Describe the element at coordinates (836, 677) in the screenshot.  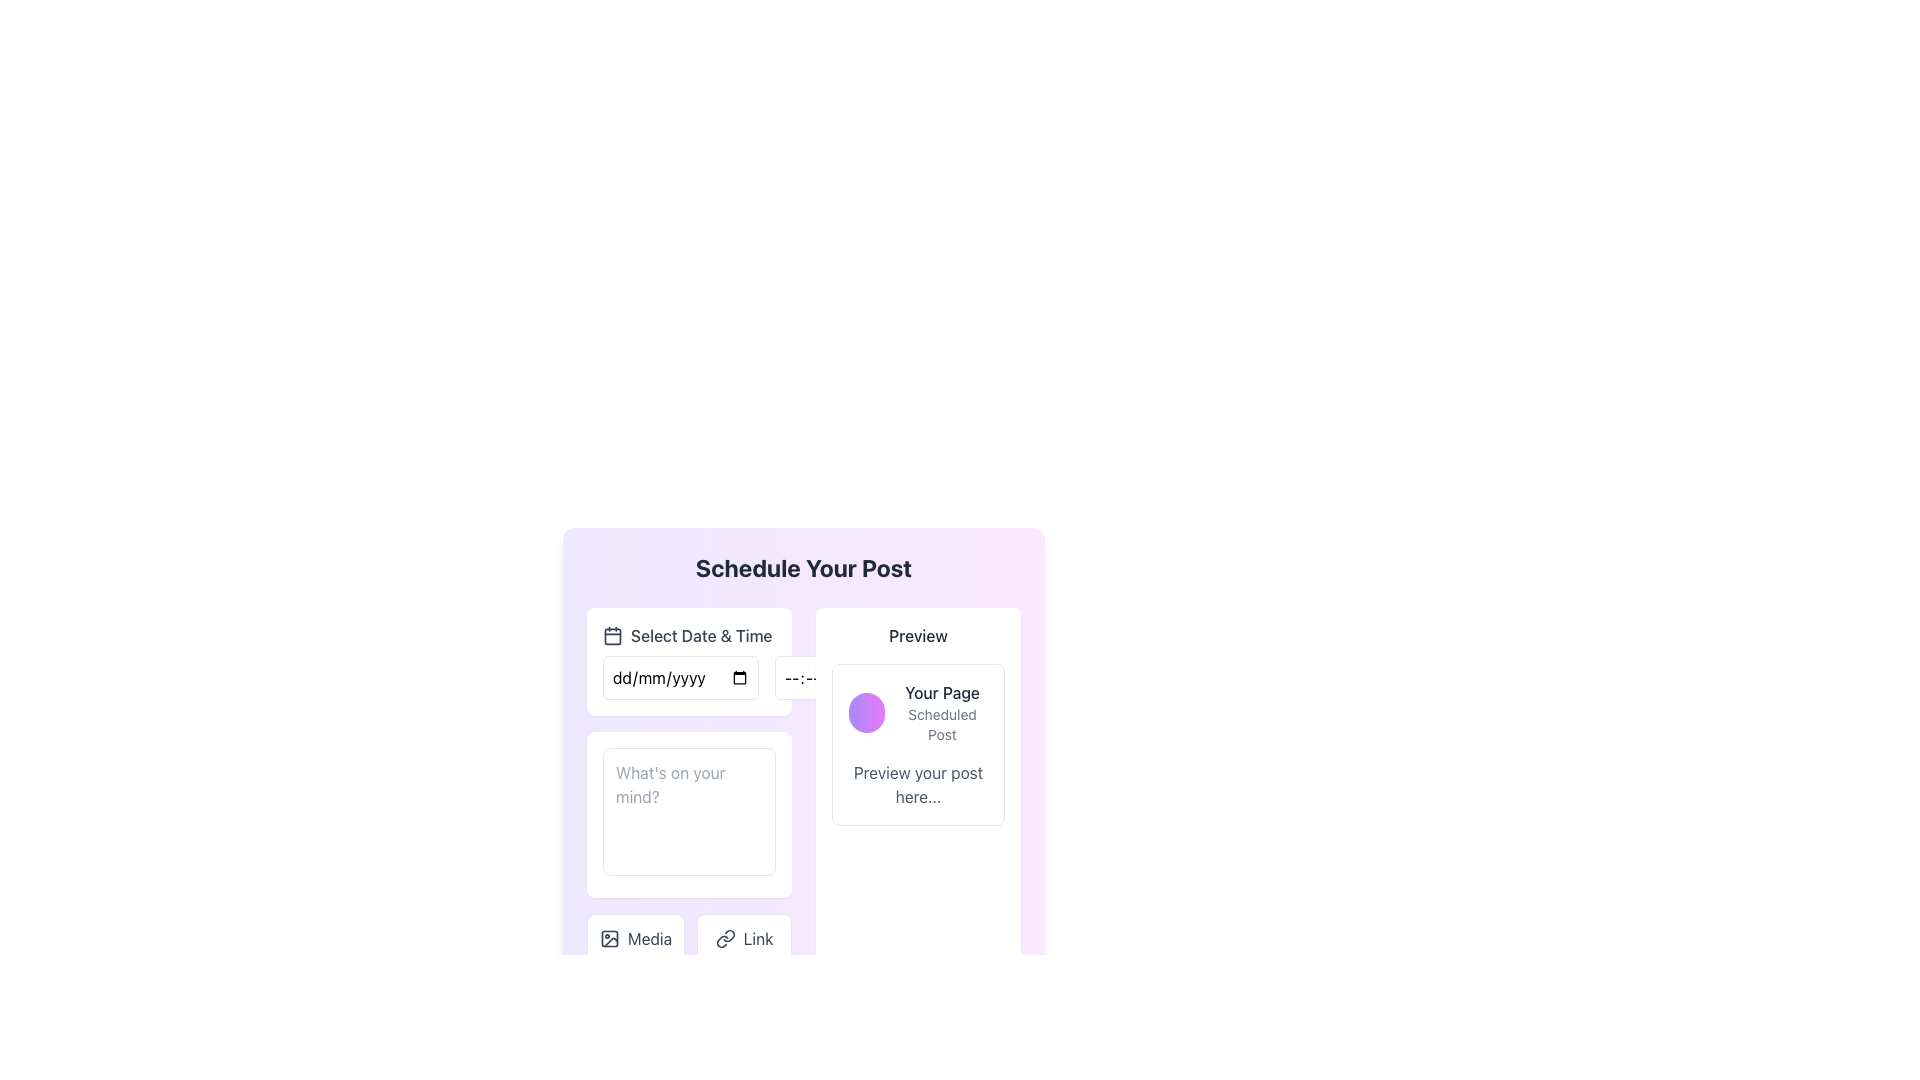
I see `the Time input field located to the right of the date input box in the 'Select Date & Time' section to focus on it for time input` at that location.